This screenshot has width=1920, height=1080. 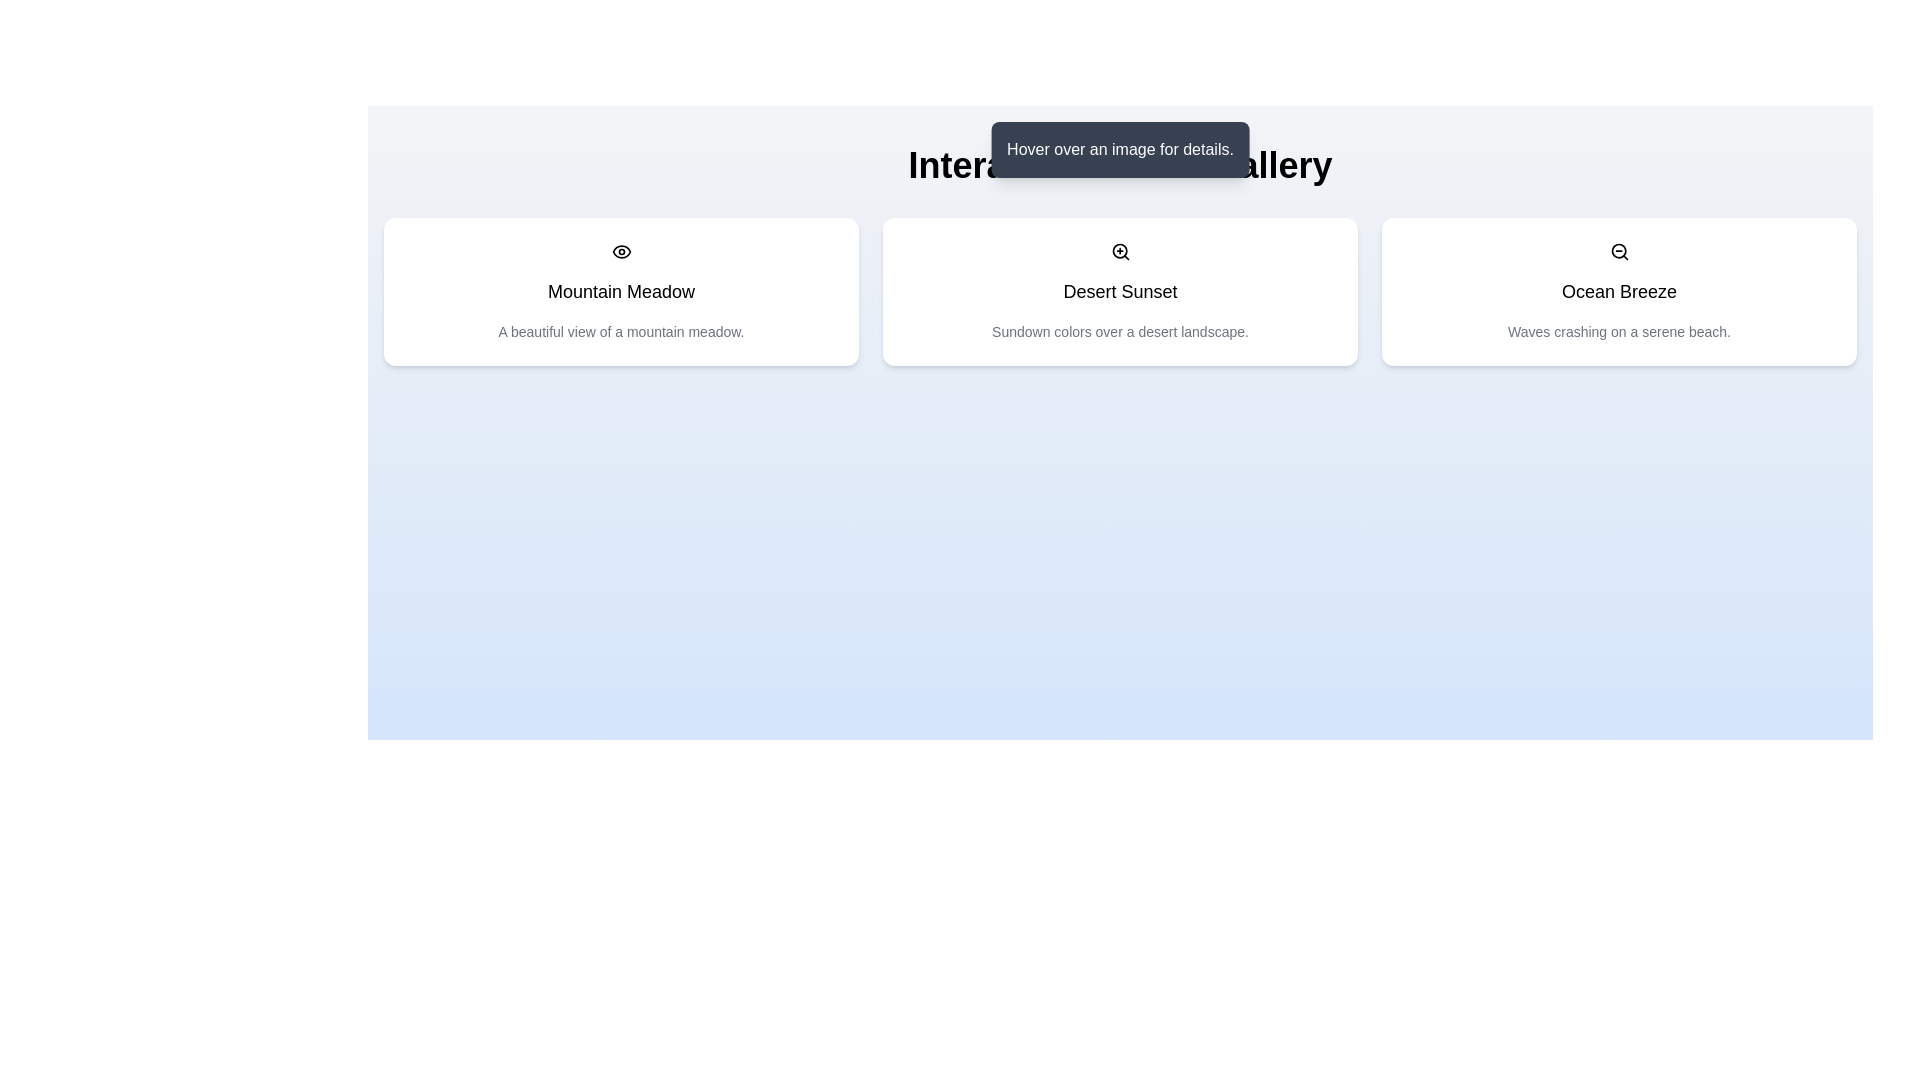 I want to click on descriptive subtitle text label located below the 'Mountain Meadow' title and eye icon within the card interface, so click(x=620, y=330).